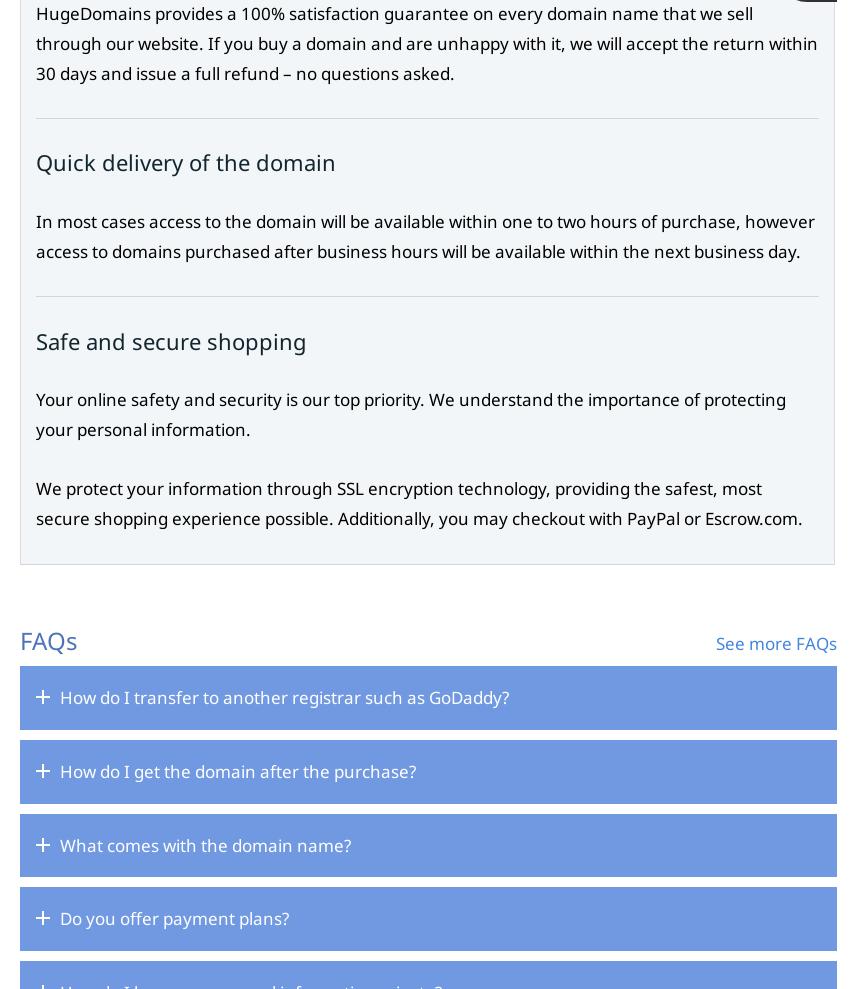 The image size is (857, 989). What do you see at coordinates (204, 844) in the screenshot?
I see `'What comes with the domain name?'` at bounding box center [204, 844].